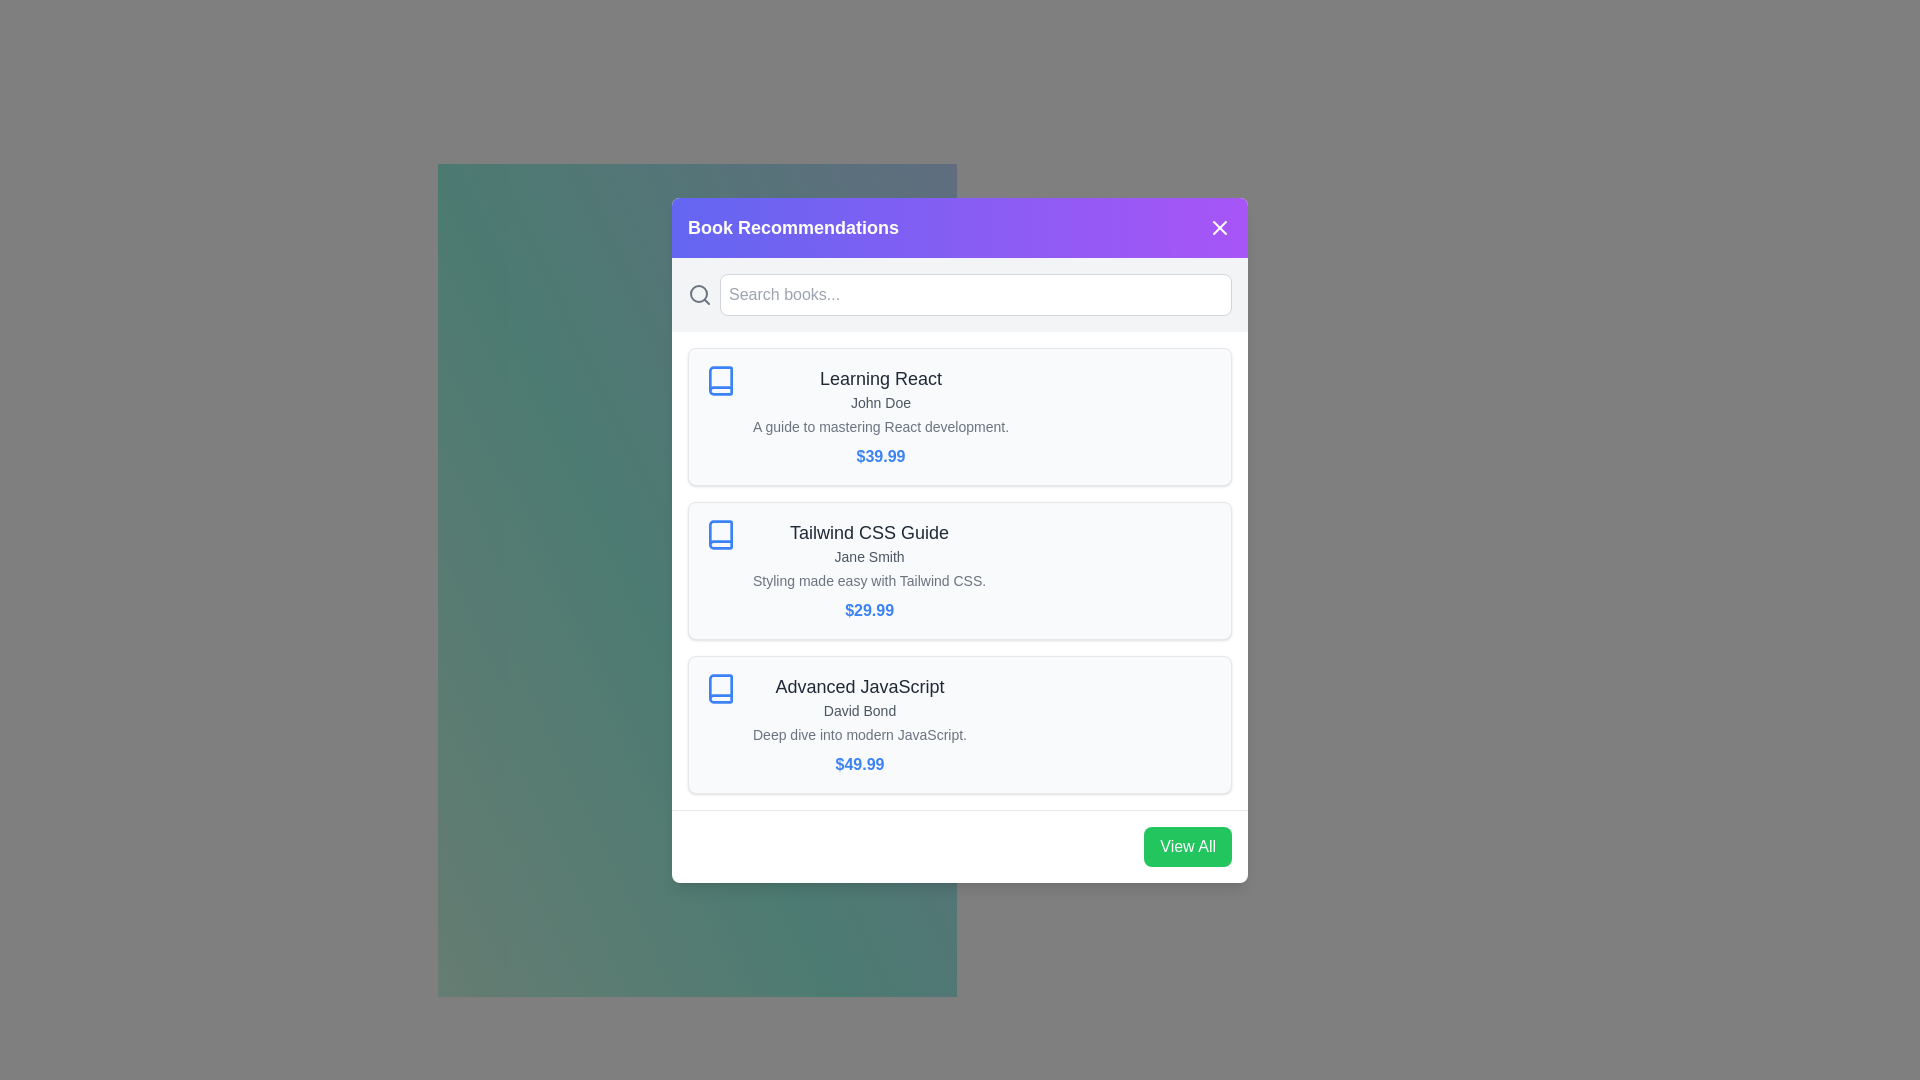  Describe the element at coordinates (1218, 226) in the screenshot. I see `the small red cross icon in the top-right corner of the modal` at that location.